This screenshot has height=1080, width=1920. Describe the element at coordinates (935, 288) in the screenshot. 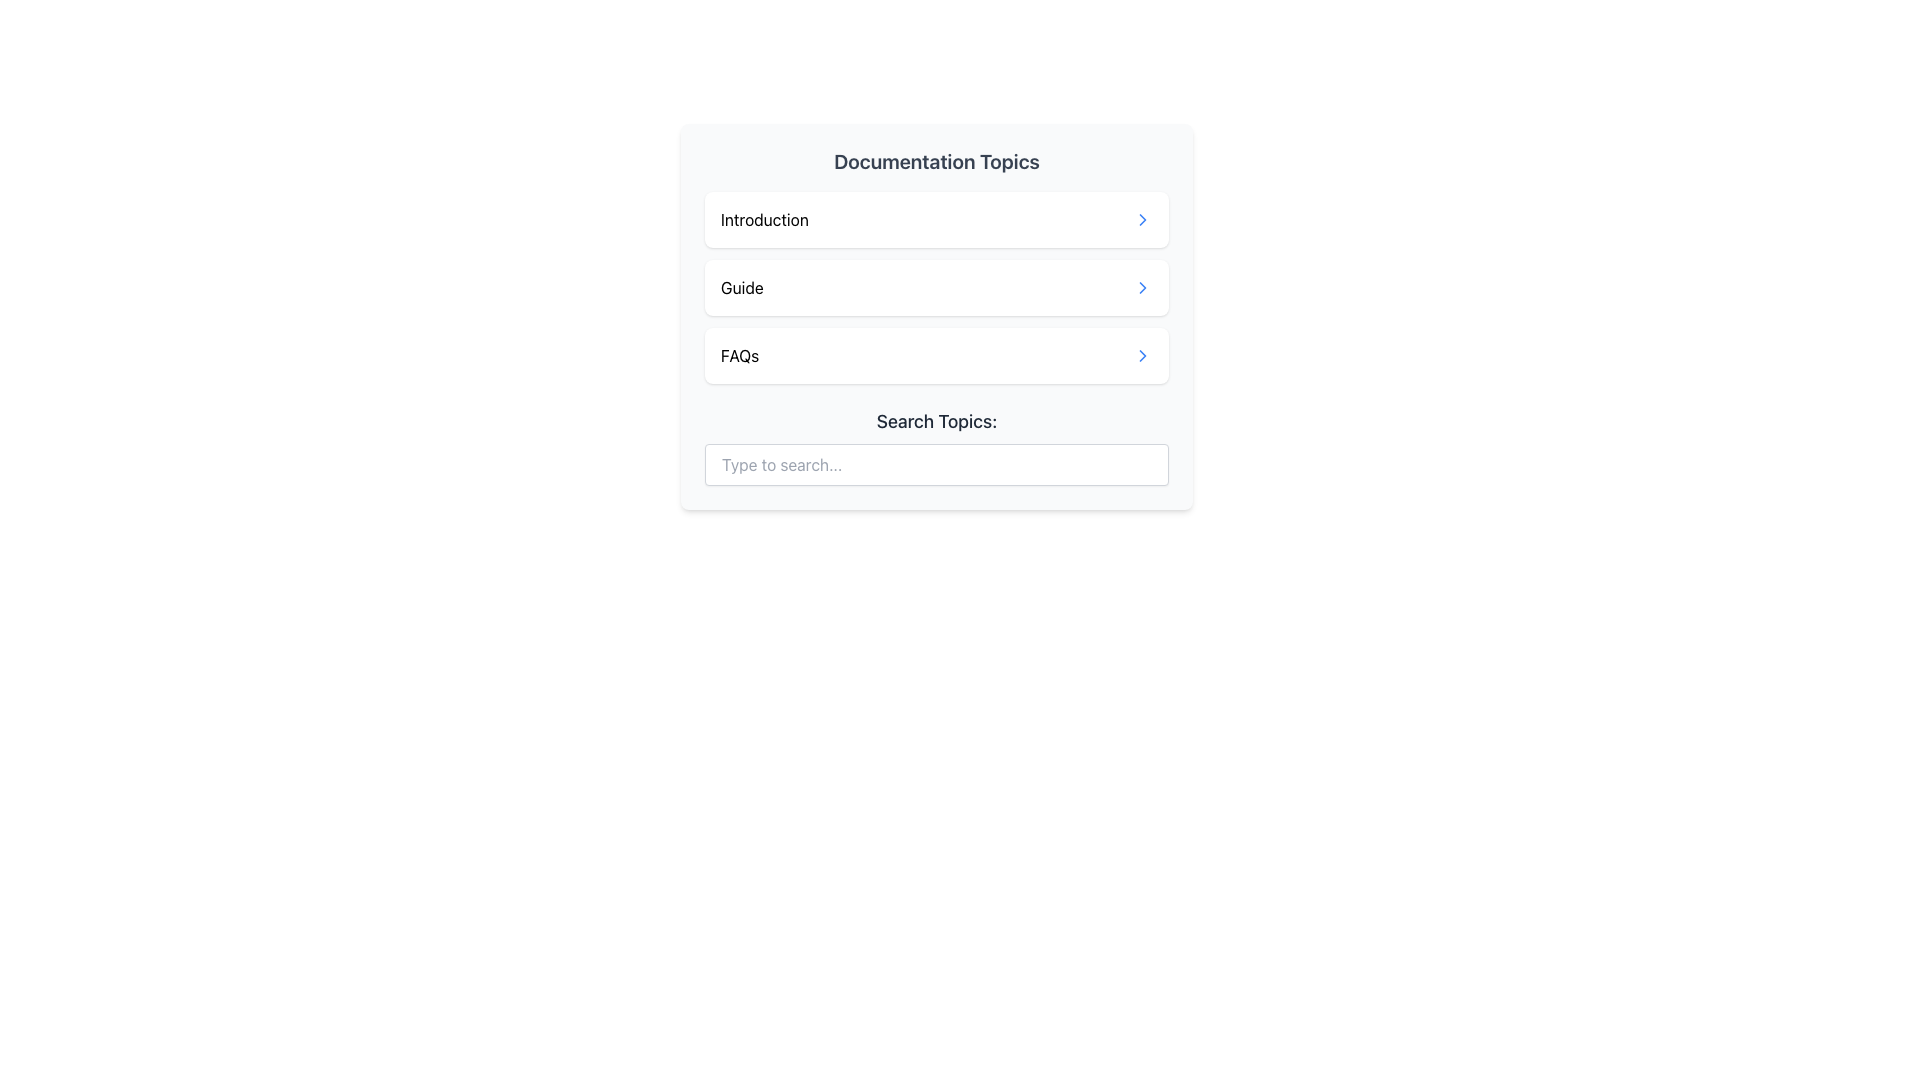

I see `the interactive link button labeled 'Guide'` at that location.